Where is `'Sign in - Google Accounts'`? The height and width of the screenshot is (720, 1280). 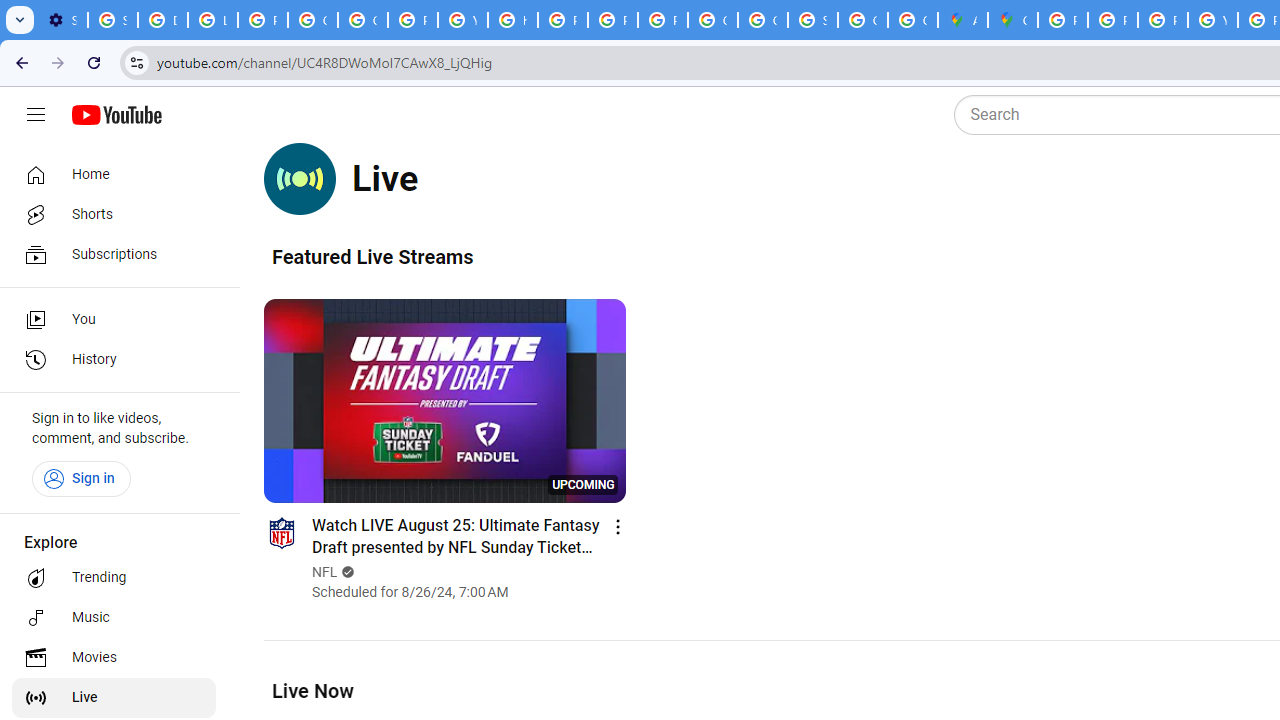 'Sign in - Google Accounts' is located at coordinates (112, 20).